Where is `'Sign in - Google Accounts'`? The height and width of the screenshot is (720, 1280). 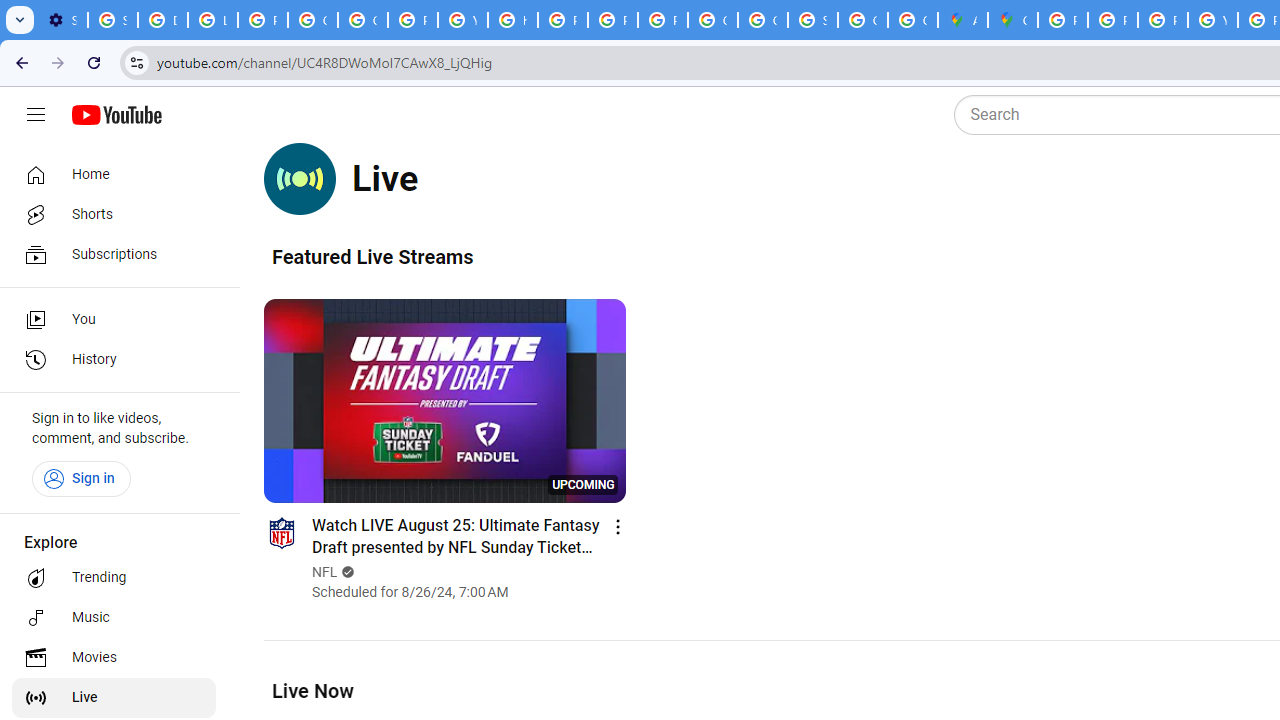 'Sign in - Google Accounts' is located at coordinates (112, 20).